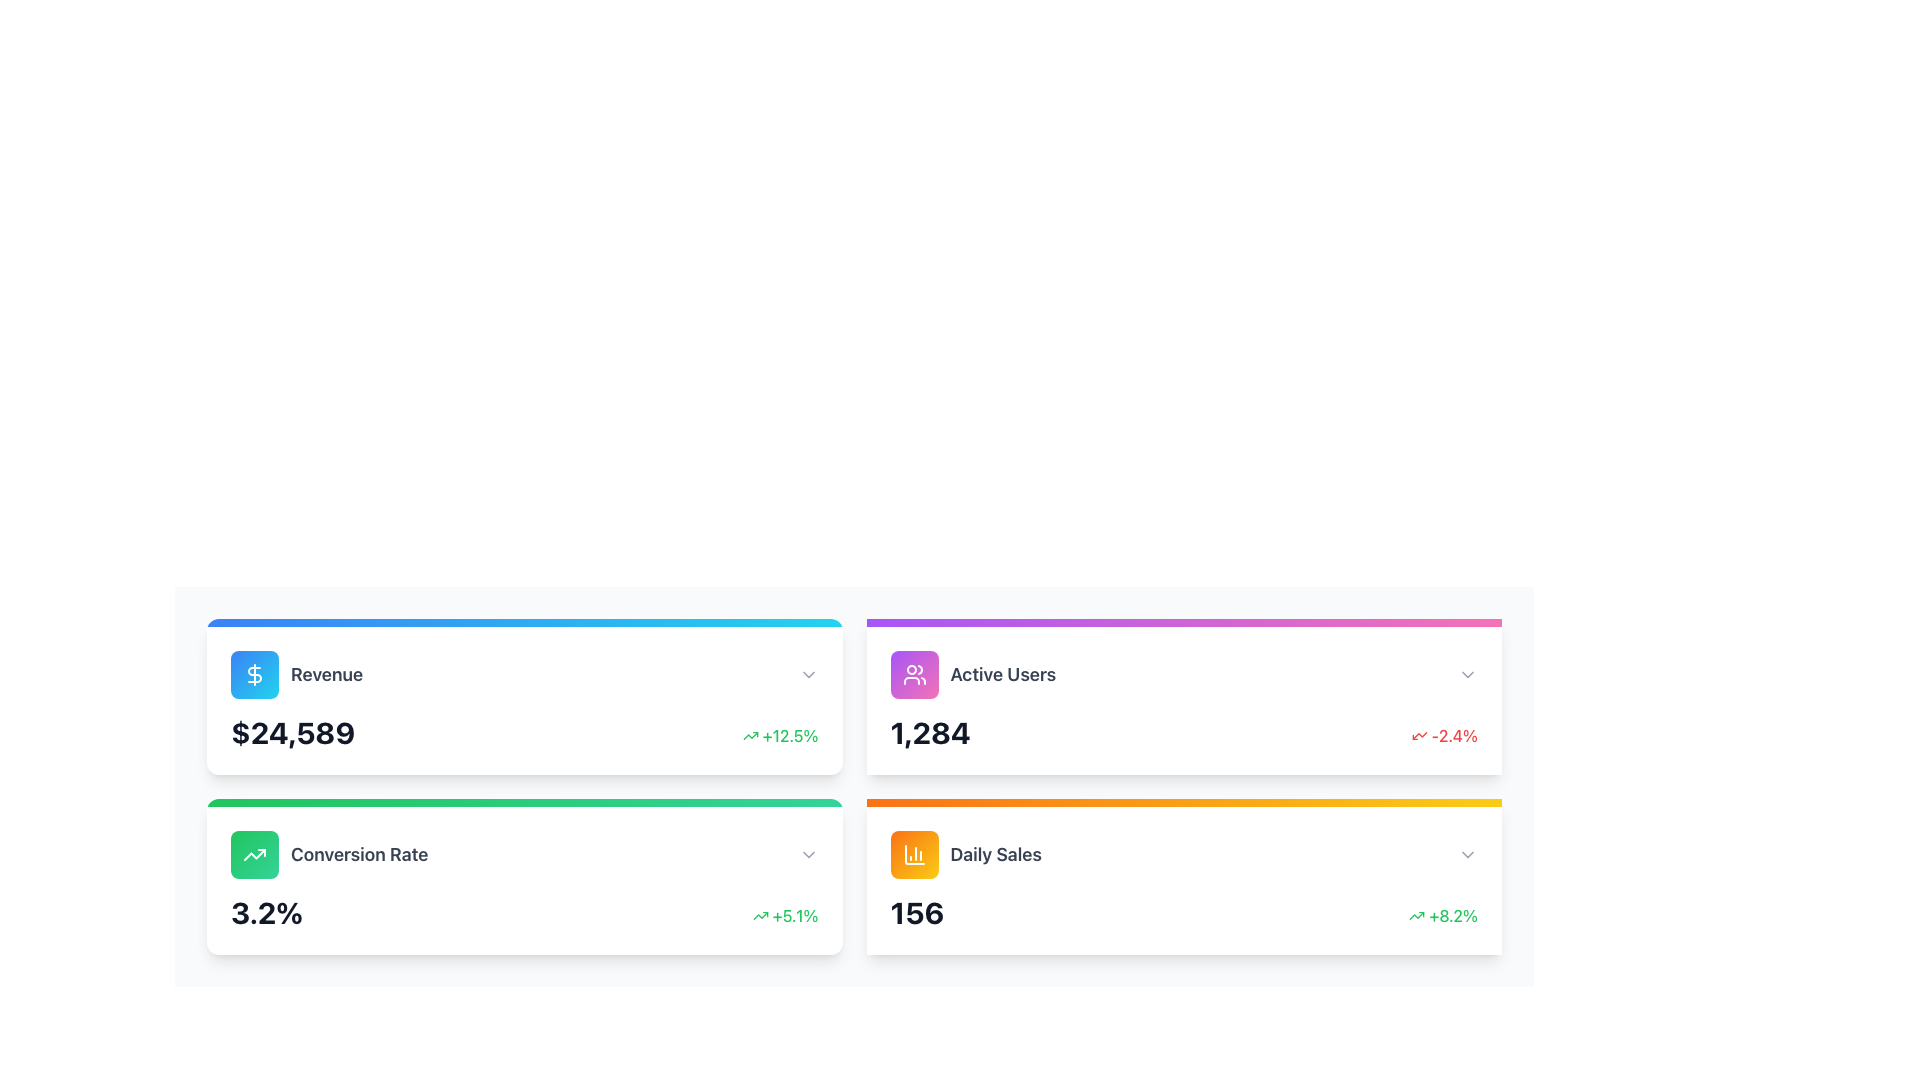 The image size is (1920, 1080). Describe the element at coordinates (789, 736) in the screenshot. I see `the text label displaying '+12.5%' in green color, which is positioned to the right of the small green upward trend icon on the 'Revenue' card` at that location.